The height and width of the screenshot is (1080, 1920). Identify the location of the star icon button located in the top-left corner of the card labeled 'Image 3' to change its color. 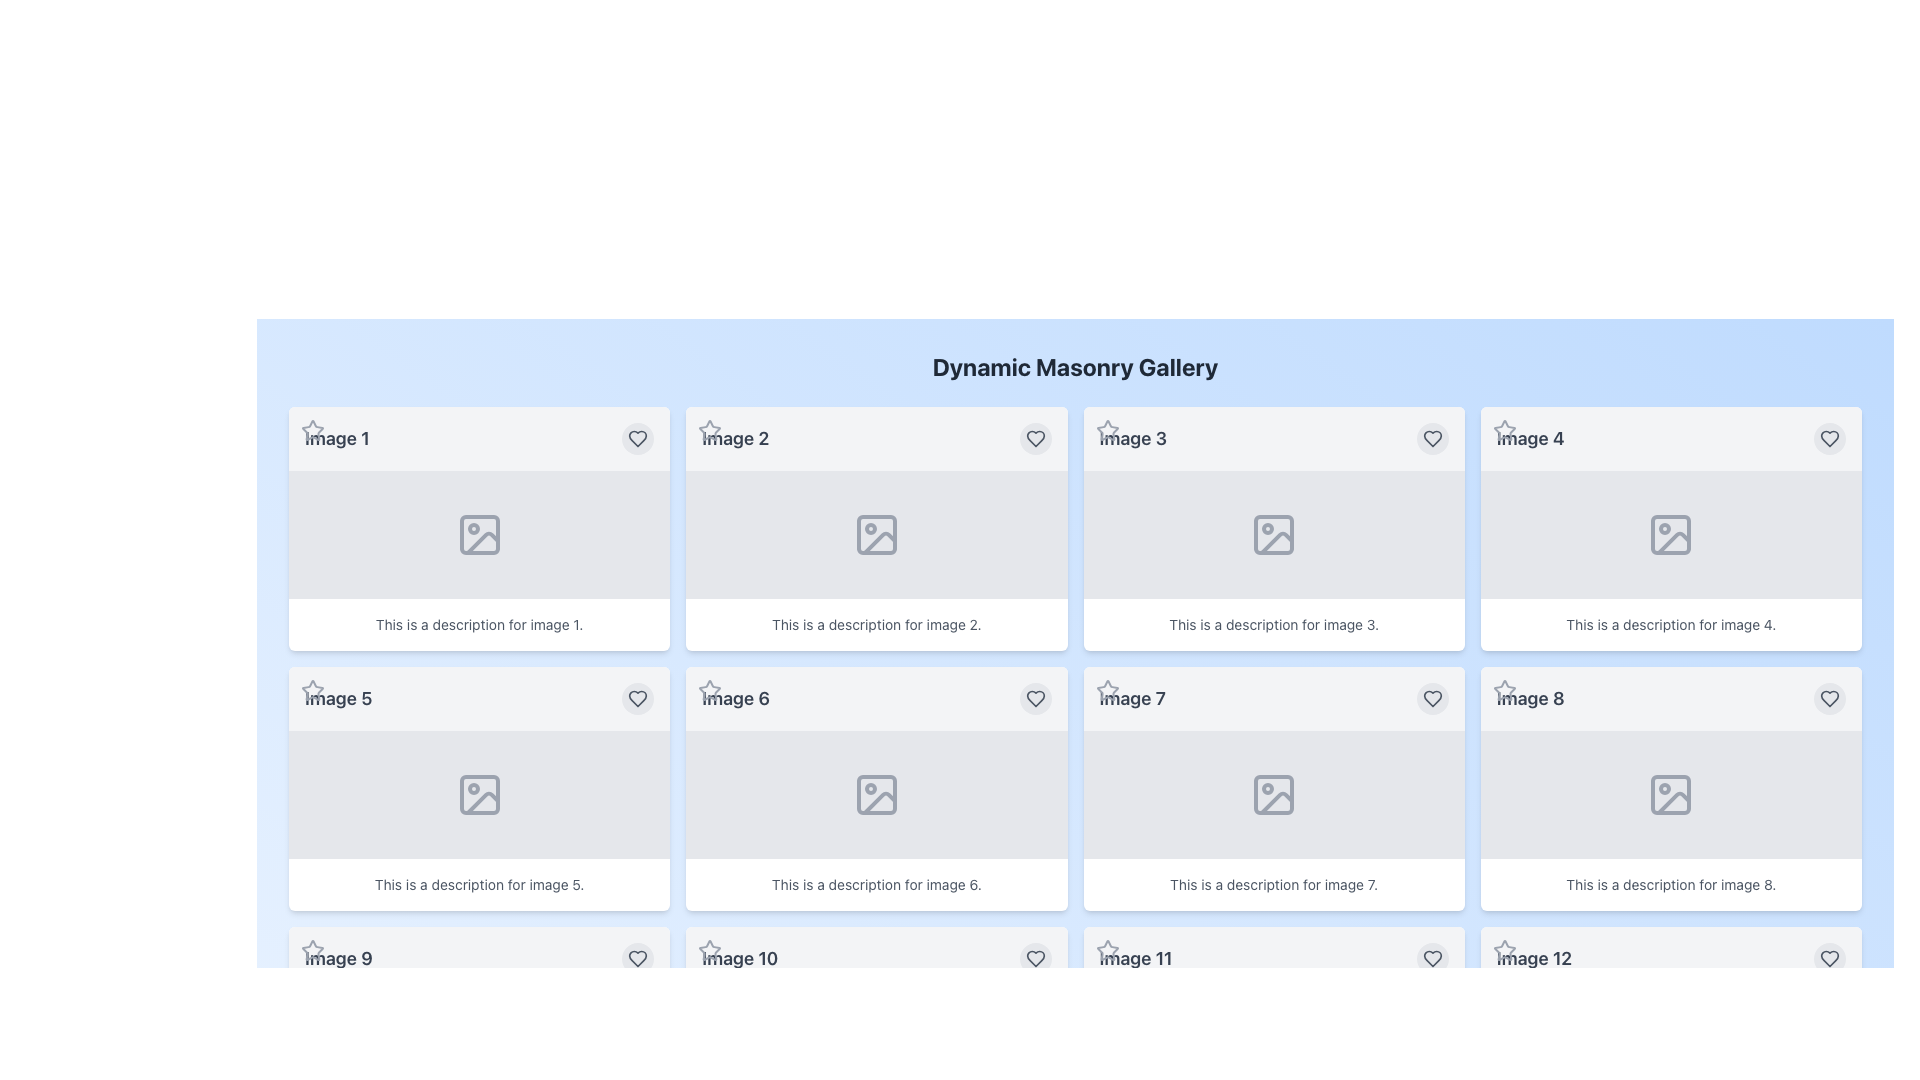
(1106, 430).